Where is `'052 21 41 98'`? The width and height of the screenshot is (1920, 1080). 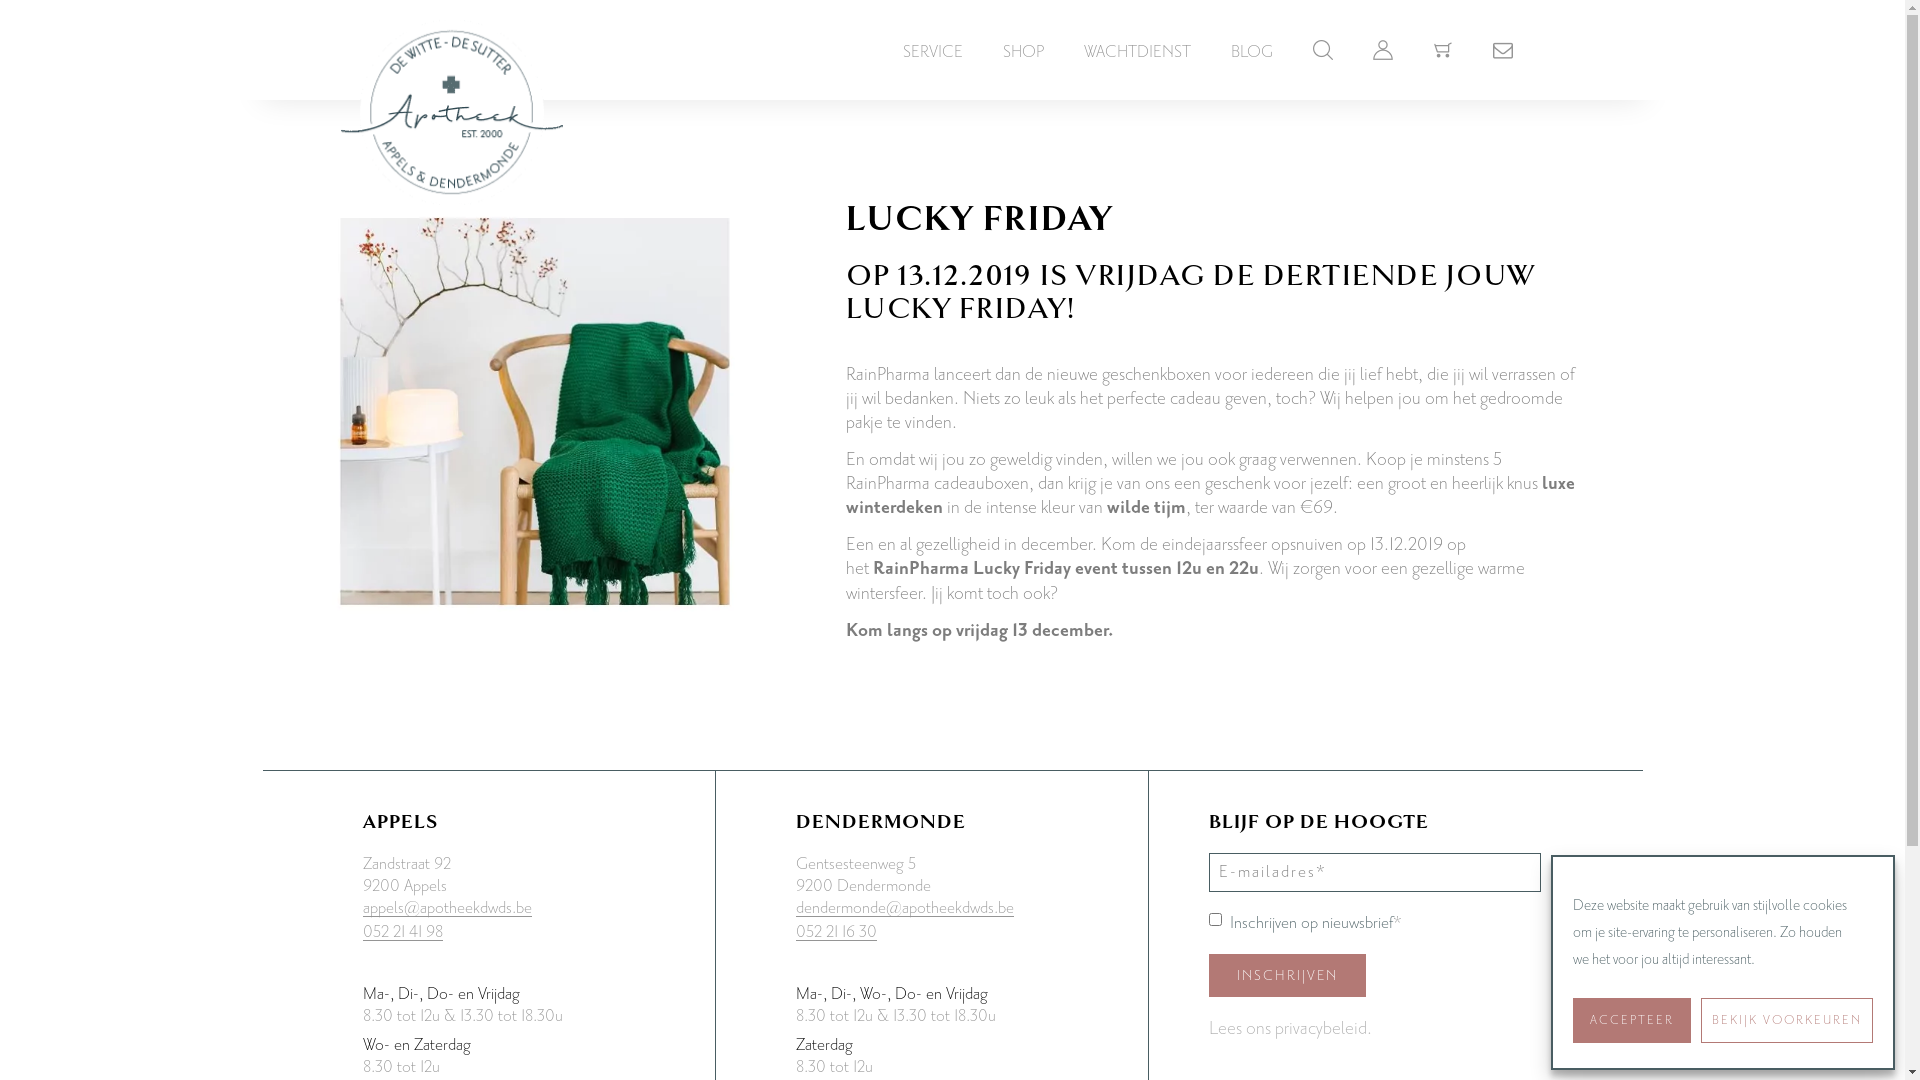
'052 21 41 98' is located at coordinates (401, 932).